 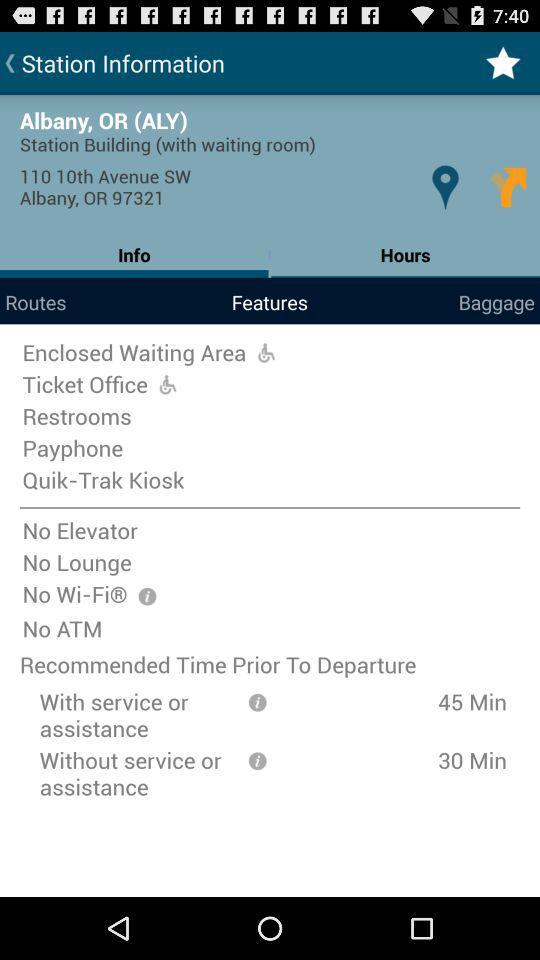 I want to click on expand information tab, so click(x=257, y=758).